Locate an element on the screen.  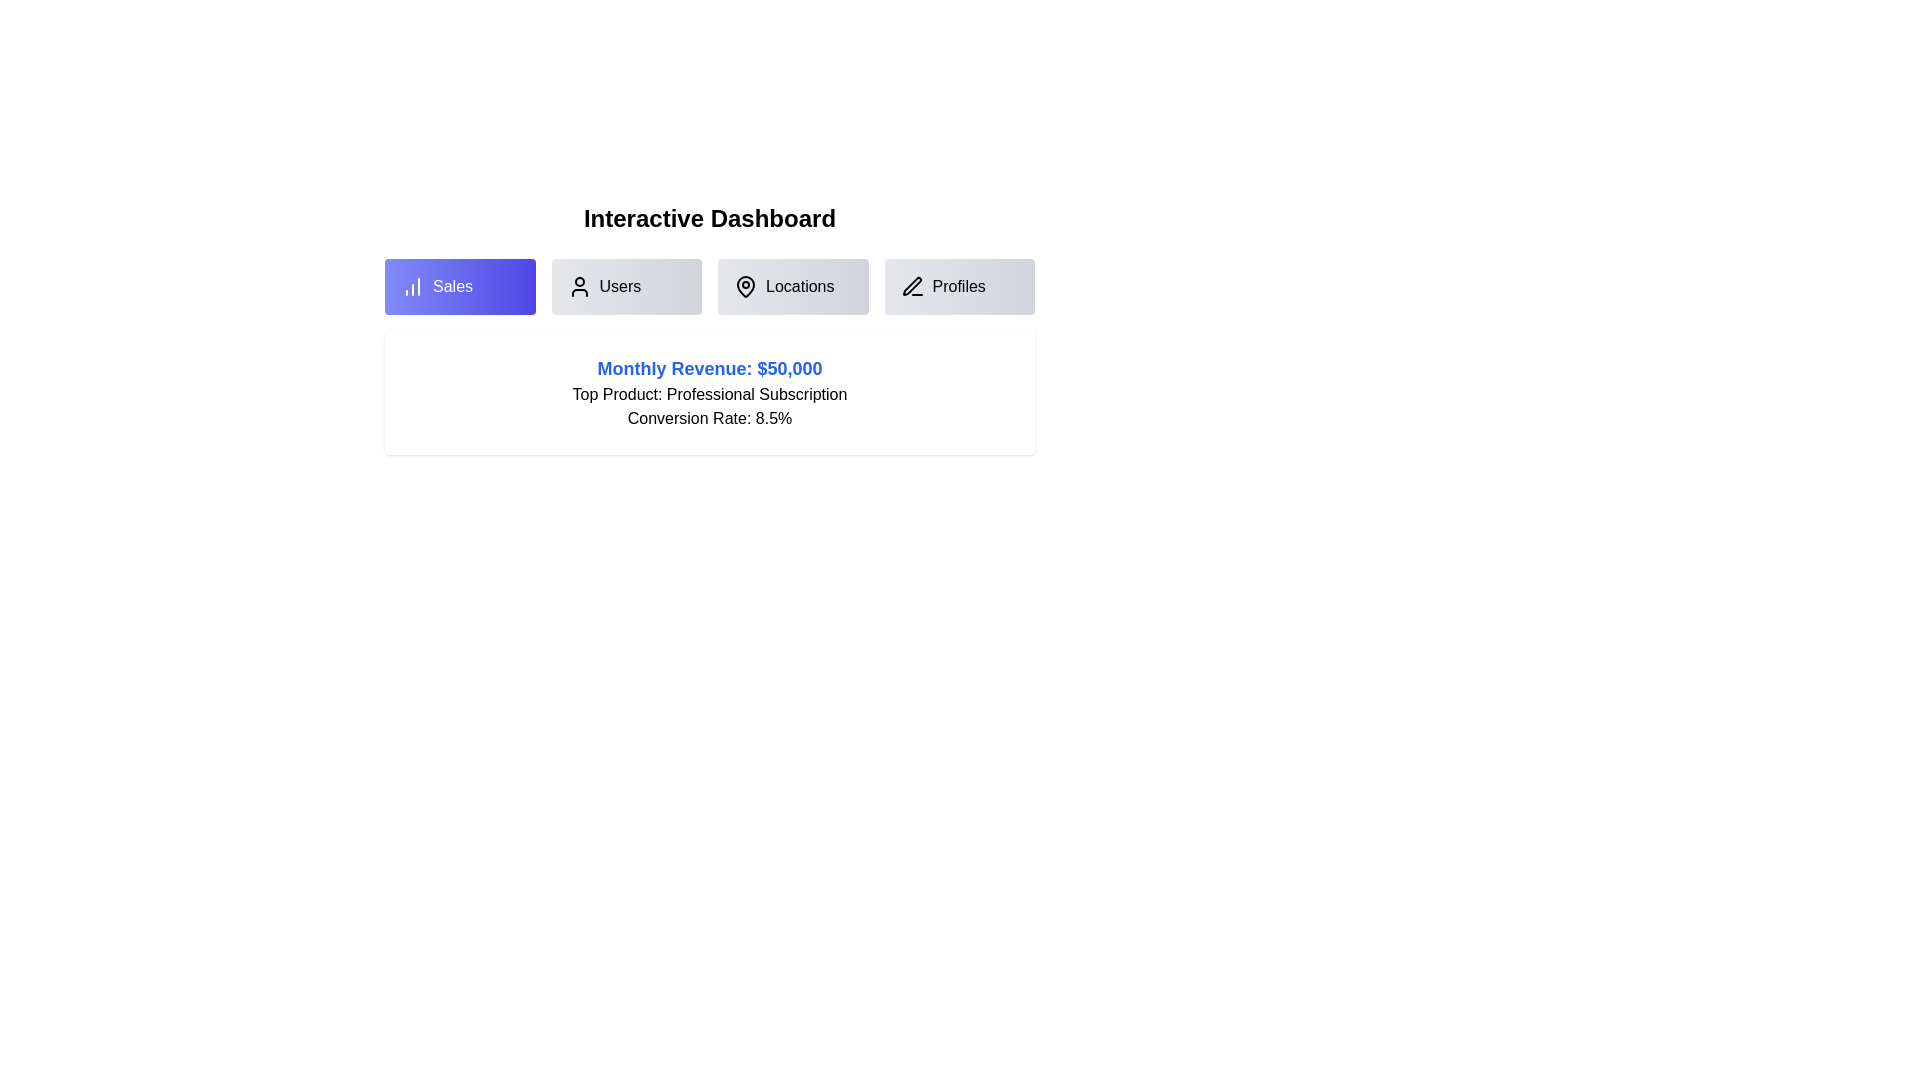
the location icon centered within the 'Locations' button, which is the third button from the left below the 'Interactive Dashboard' heading is located at coordinates (744, 286).